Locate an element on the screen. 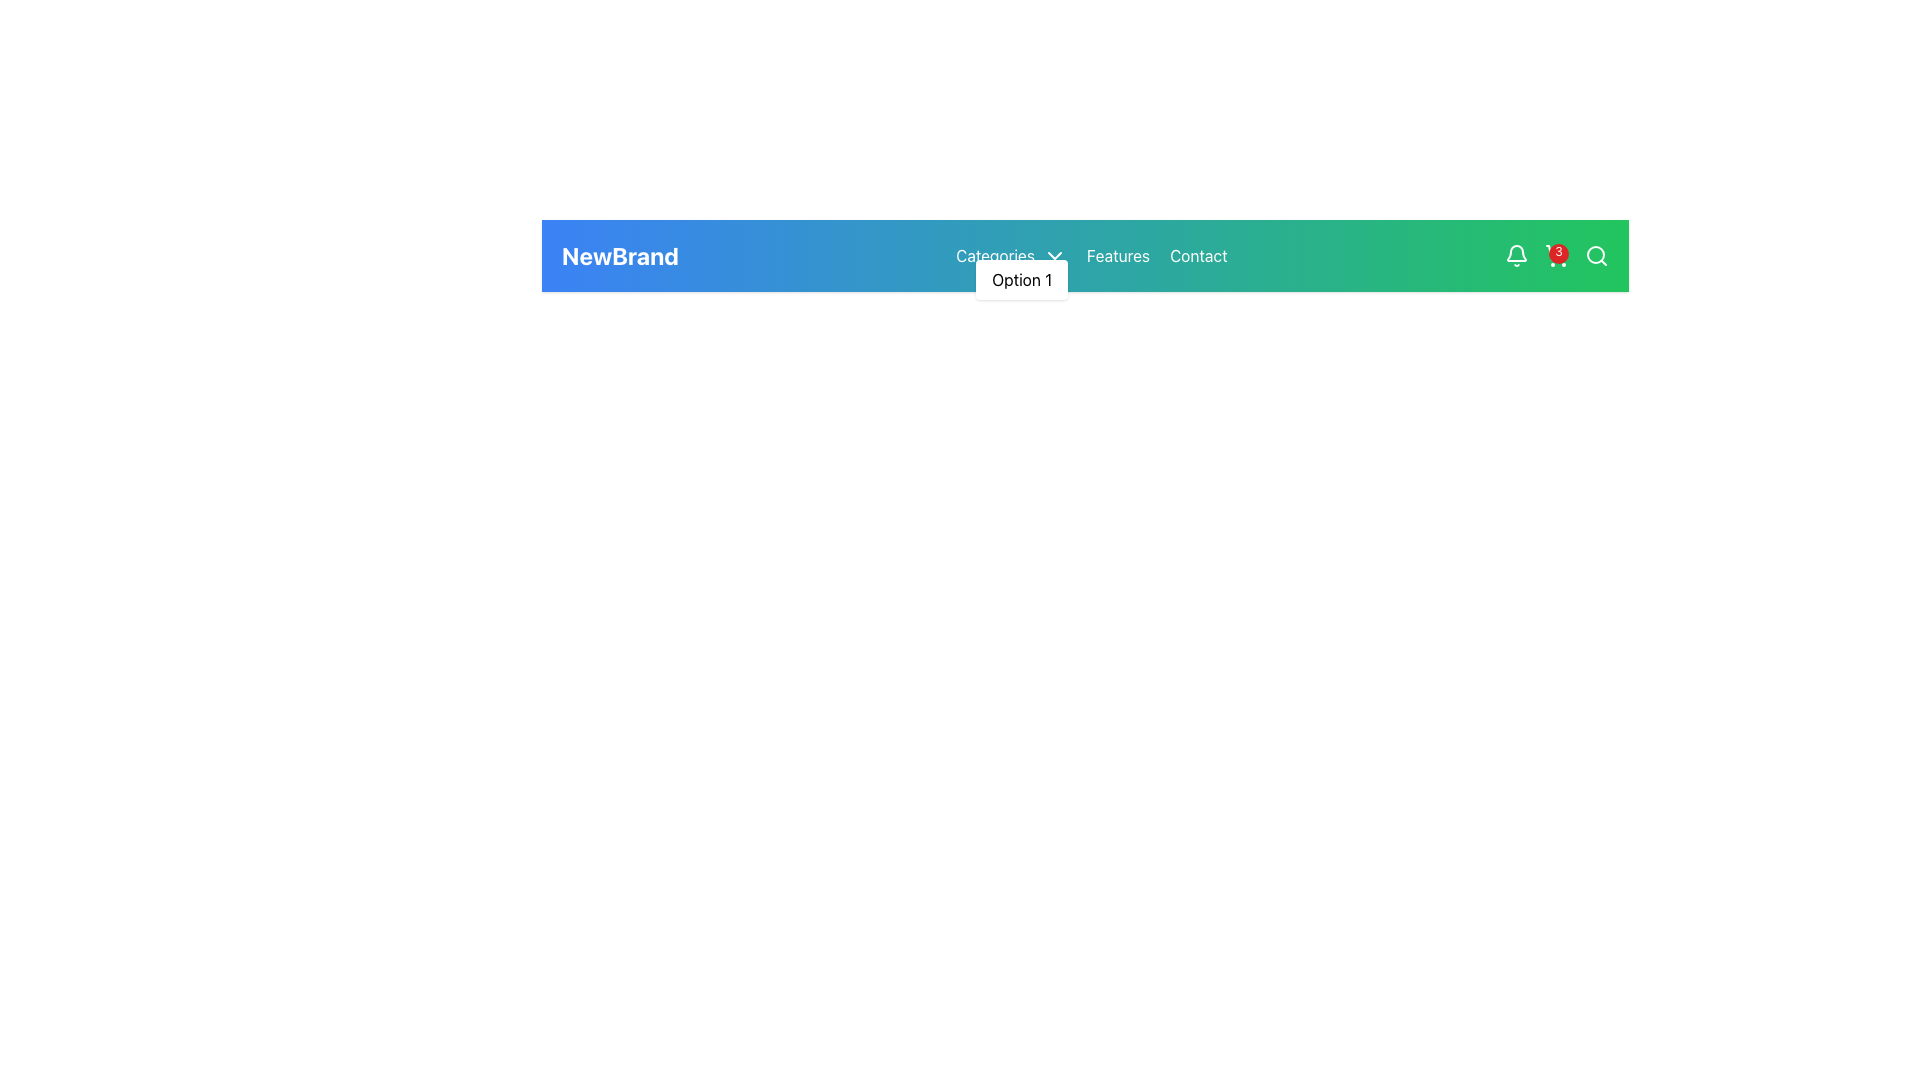 The image size is (1920, 1080). the shopping cart icon with a red notification badge located in the top-right section of the navigation bar is located at coordinates (1555, 254).